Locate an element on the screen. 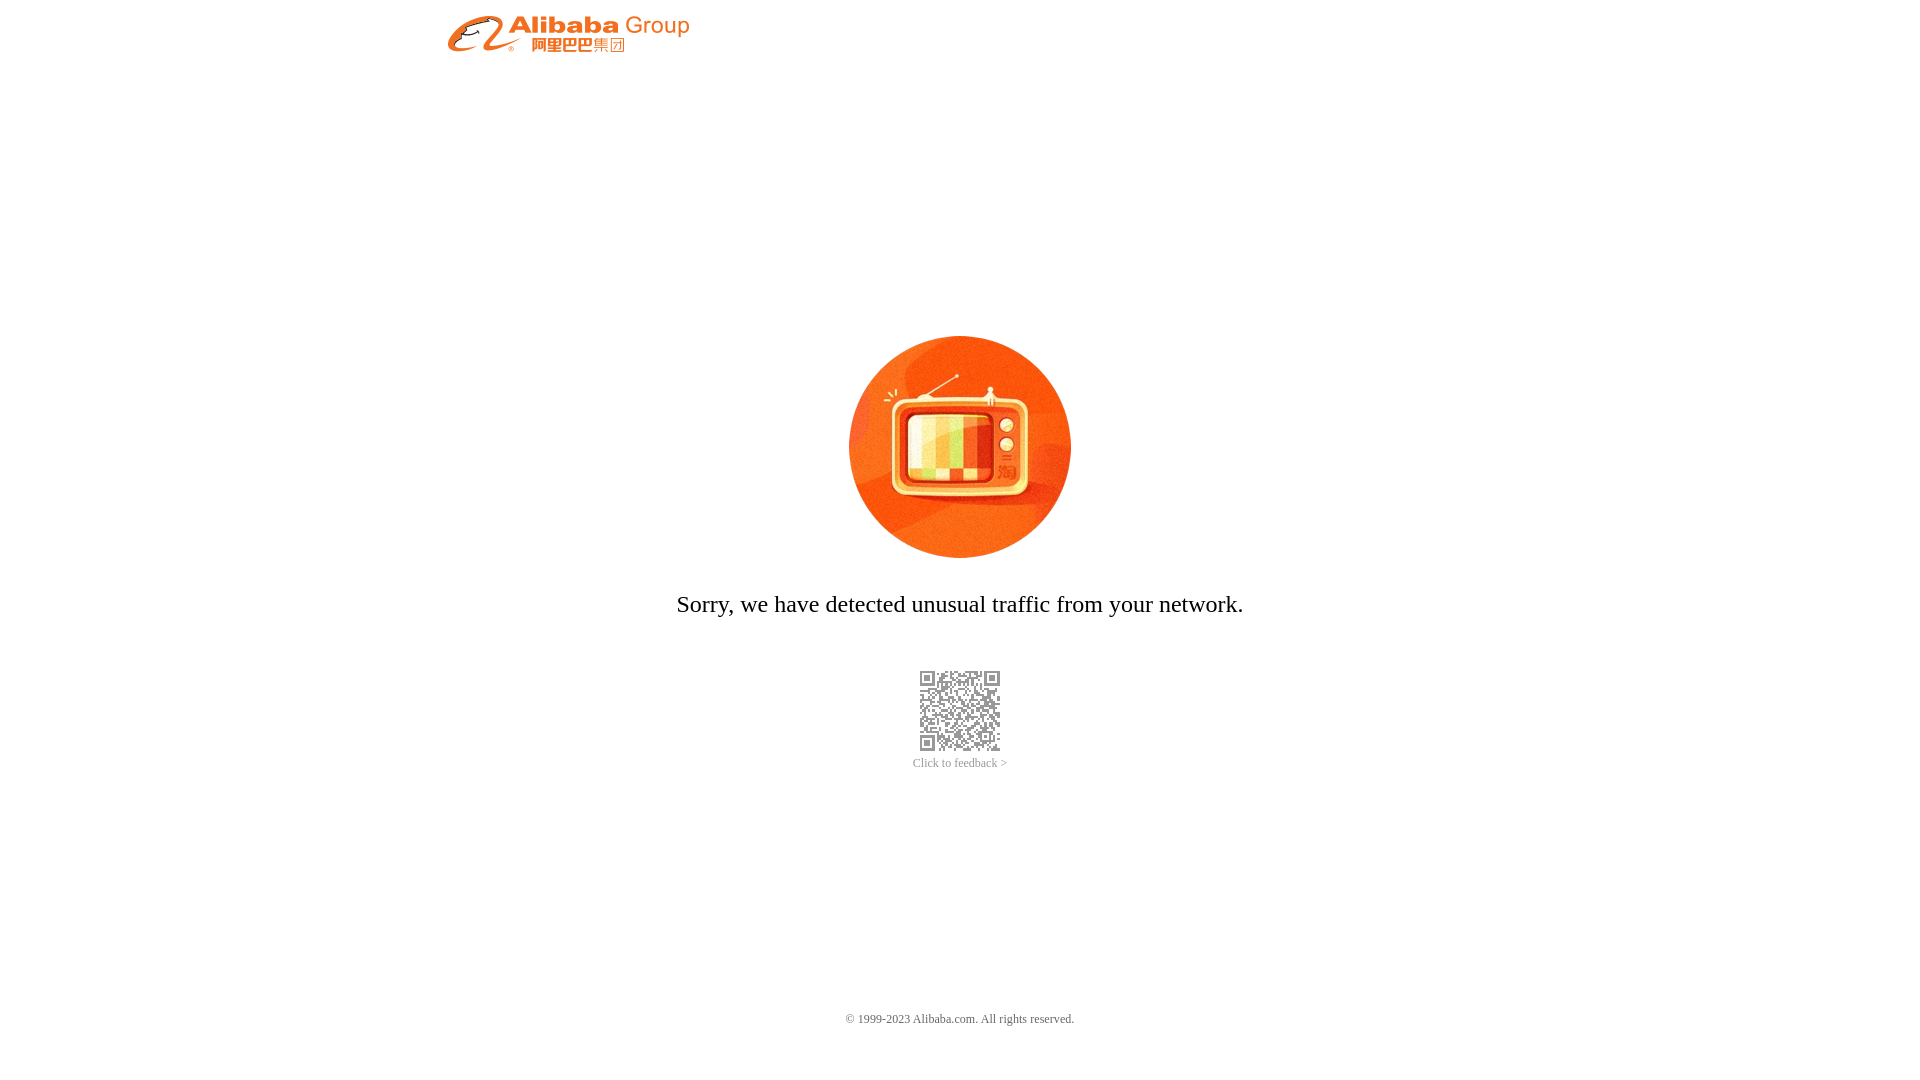 This screenshot has height=1080, width=1920. 'Click to feedback >' is located at coordinates (911, 763).